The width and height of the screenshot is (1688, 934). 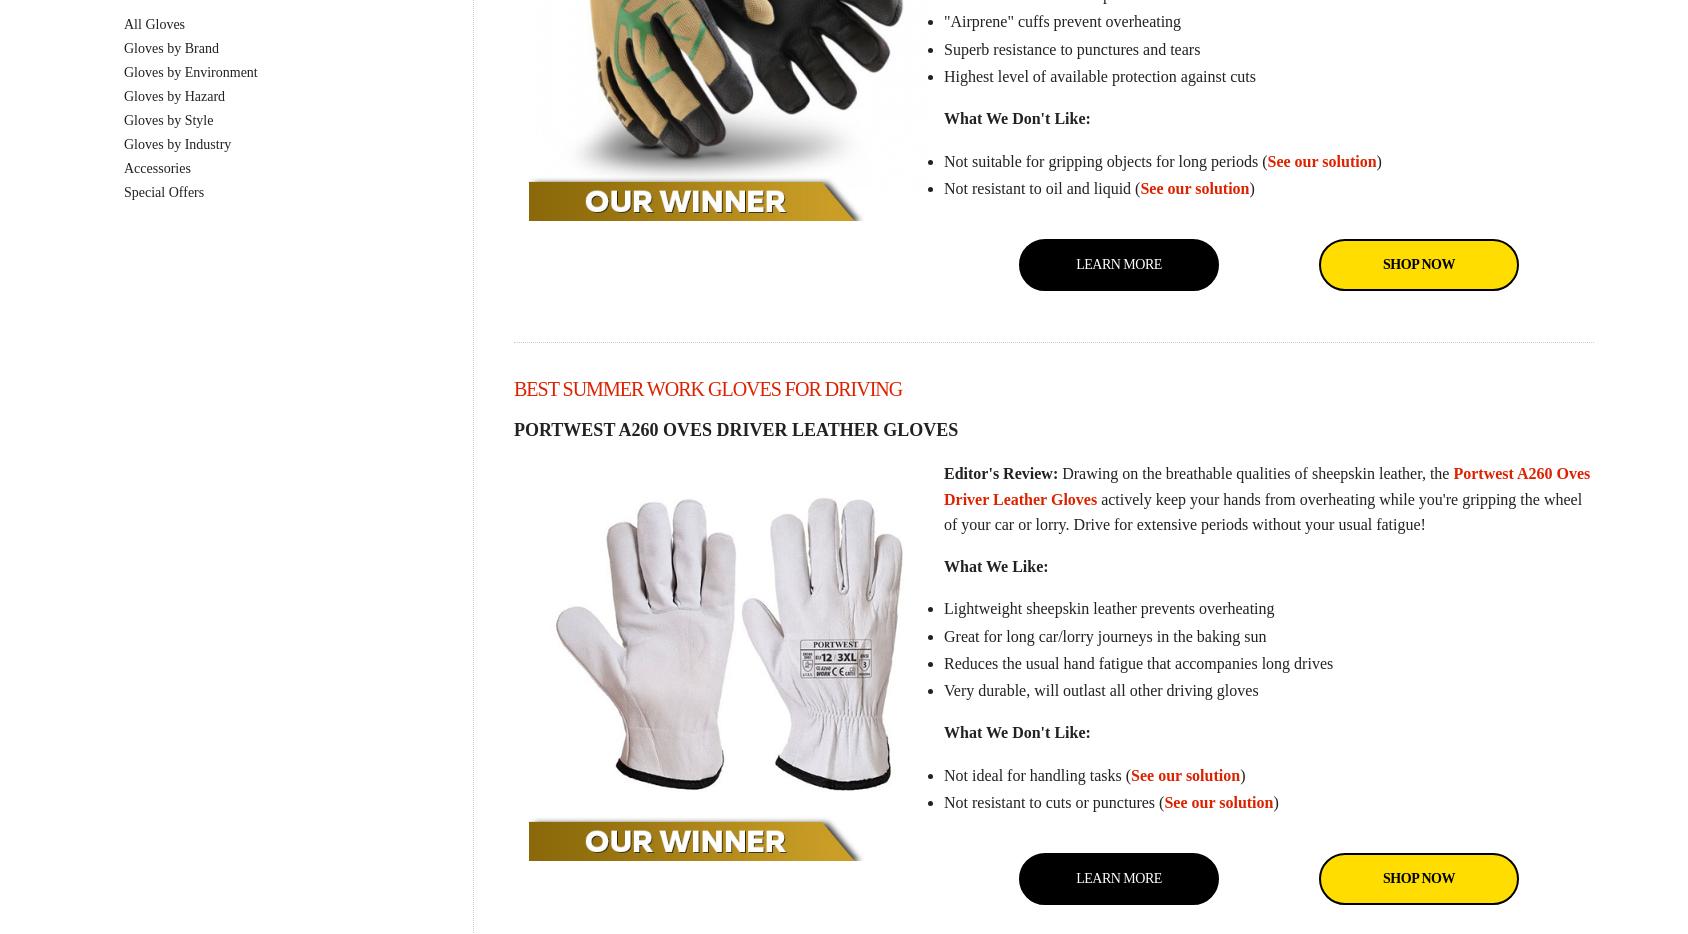 What do you see at coordinates (1104, 160) in the screenshot?
I see `'Not suitable for gripping objects for long periods ('` at bounding box center [1104, 160].